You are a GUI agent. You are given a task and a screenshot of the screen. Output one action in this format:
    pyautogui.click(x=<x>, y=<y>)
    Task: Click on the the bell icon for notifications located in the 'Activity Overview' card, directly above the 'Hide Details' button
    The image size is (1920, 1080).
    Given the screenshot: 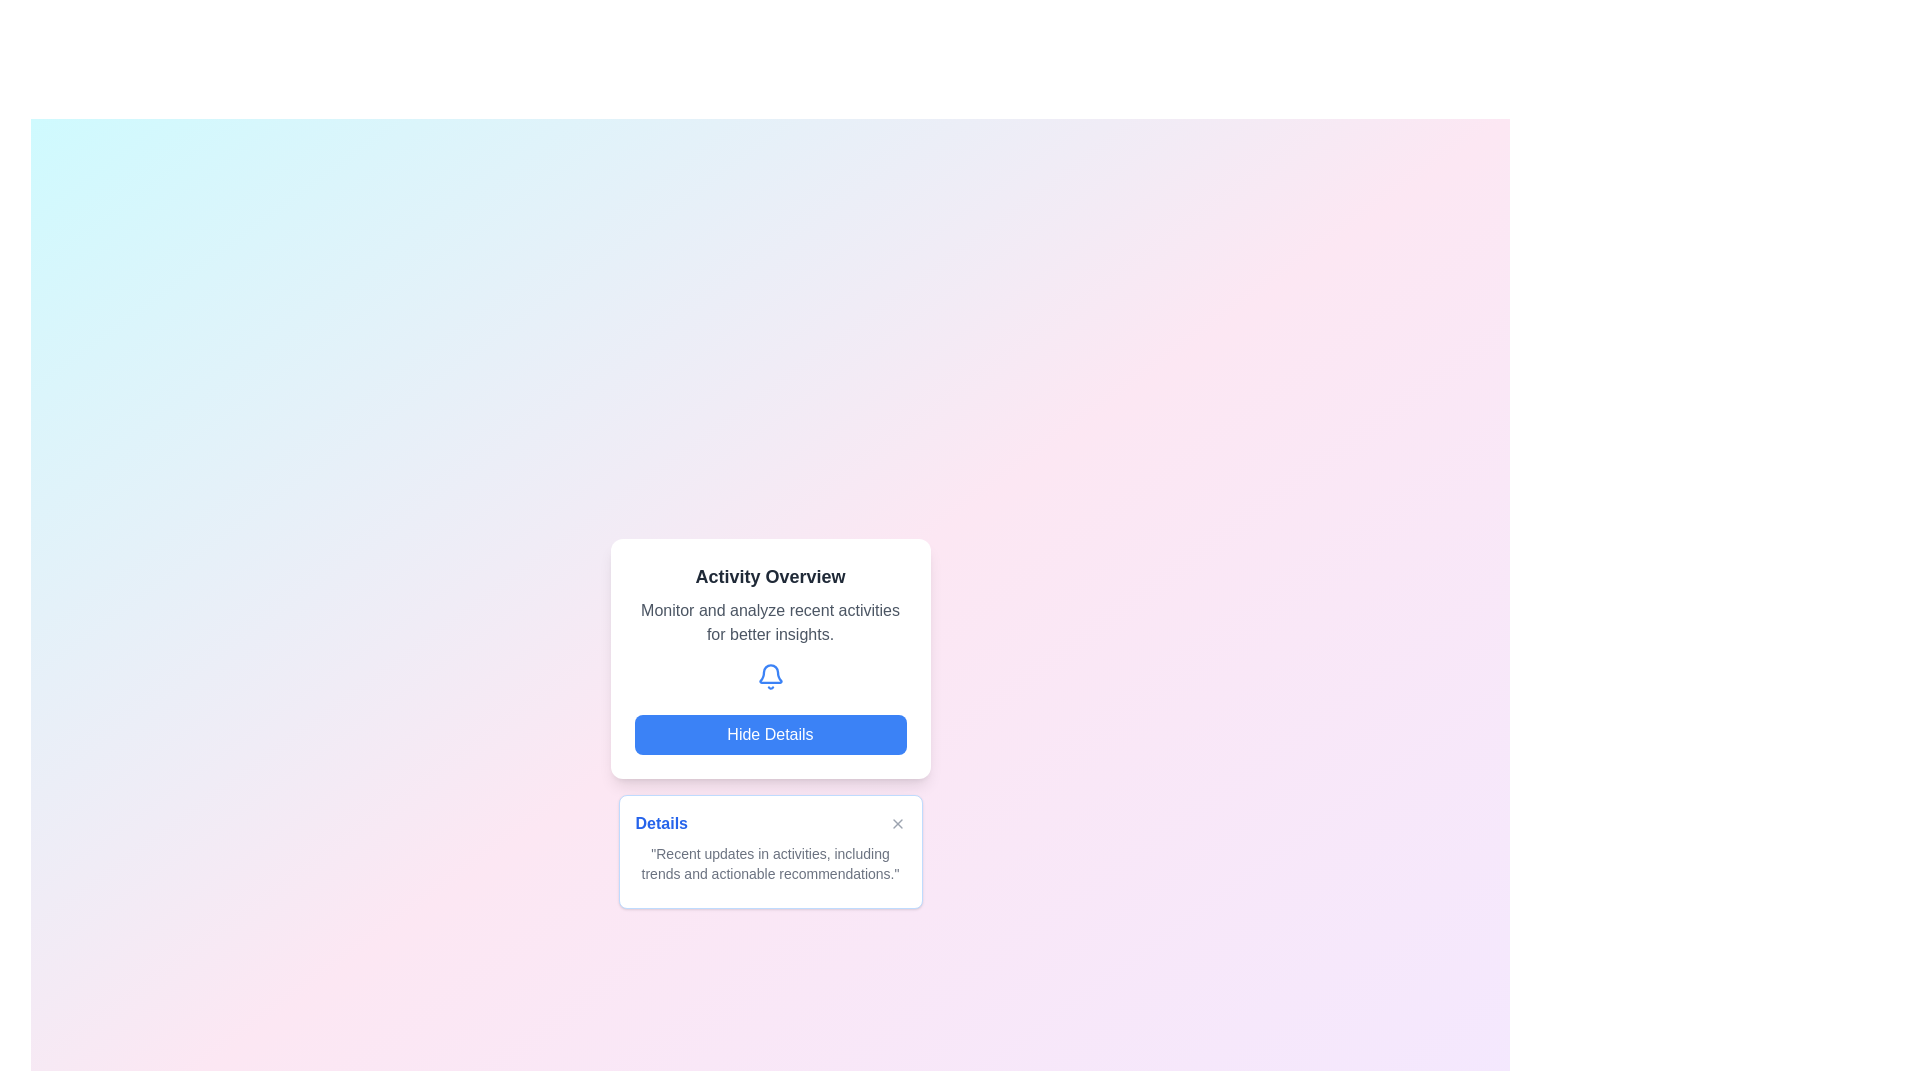 What is the action you would take?
    pyautogui.click(x=769, y=676)
    